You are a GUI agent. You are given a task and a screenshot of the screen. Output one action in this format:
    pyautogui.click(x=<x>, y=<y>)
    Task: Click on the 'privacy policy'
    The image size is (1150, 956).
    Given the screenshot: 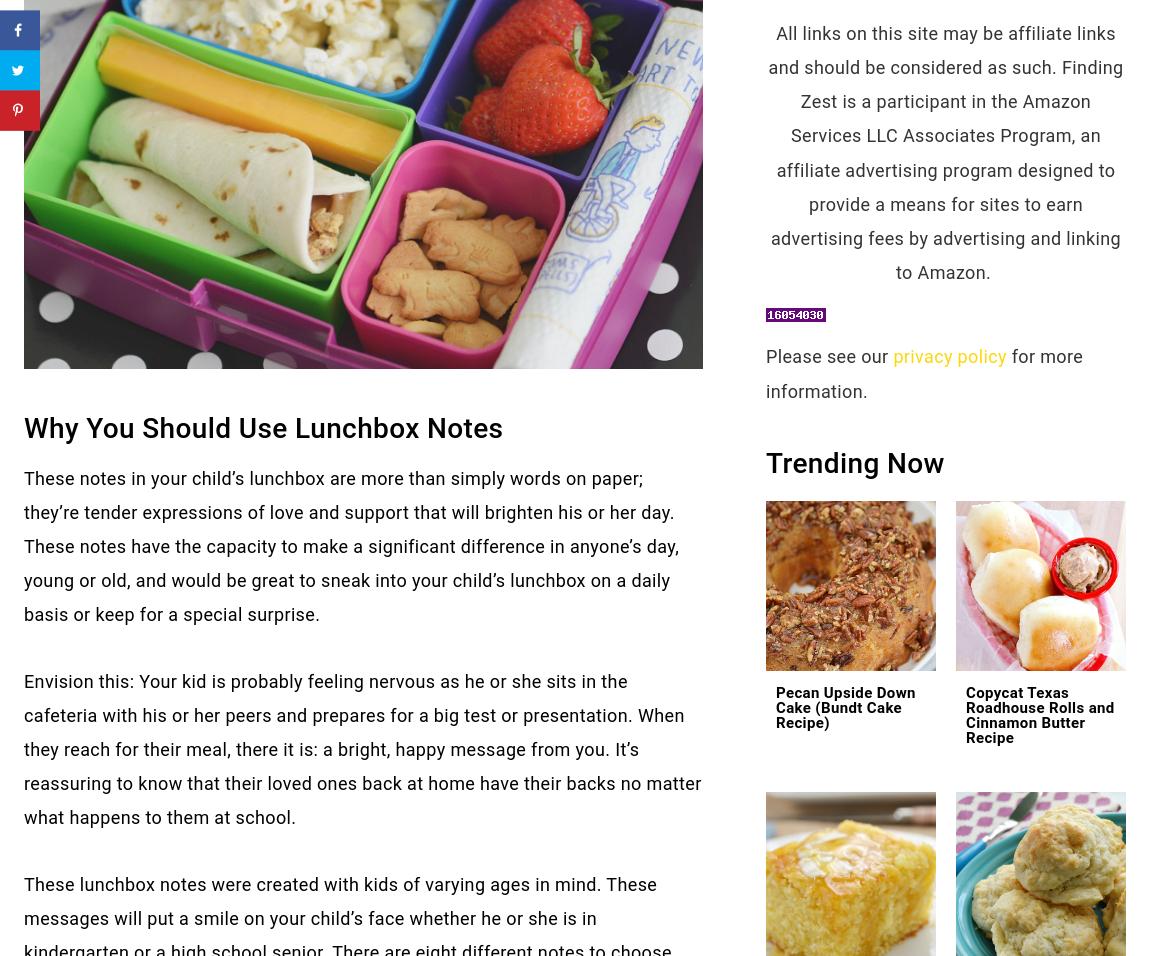 What is the action you would take?
    pyautogui.click(x=949, y=355)
    